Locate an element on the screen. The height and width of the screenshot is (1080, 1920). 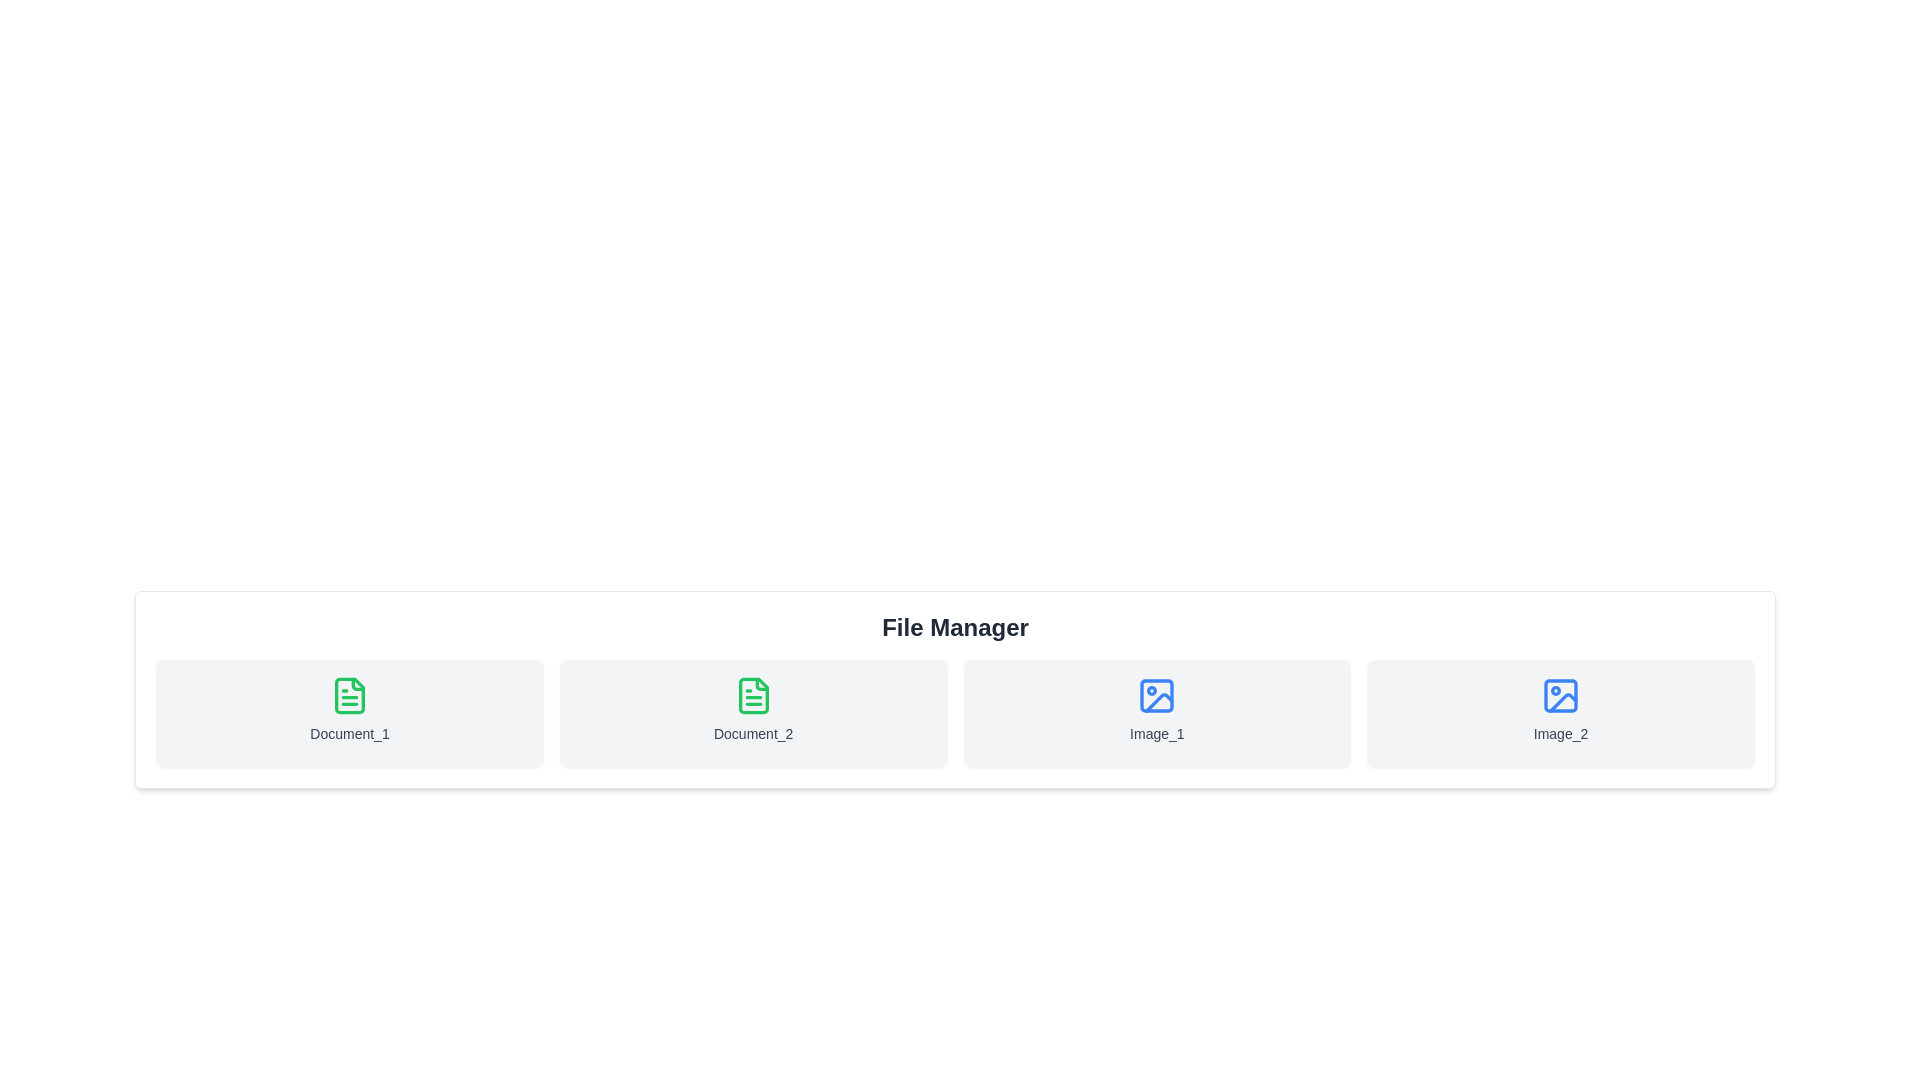
the green document icon within the card labeled 'Document_2' is located at coordinates (752, 694).